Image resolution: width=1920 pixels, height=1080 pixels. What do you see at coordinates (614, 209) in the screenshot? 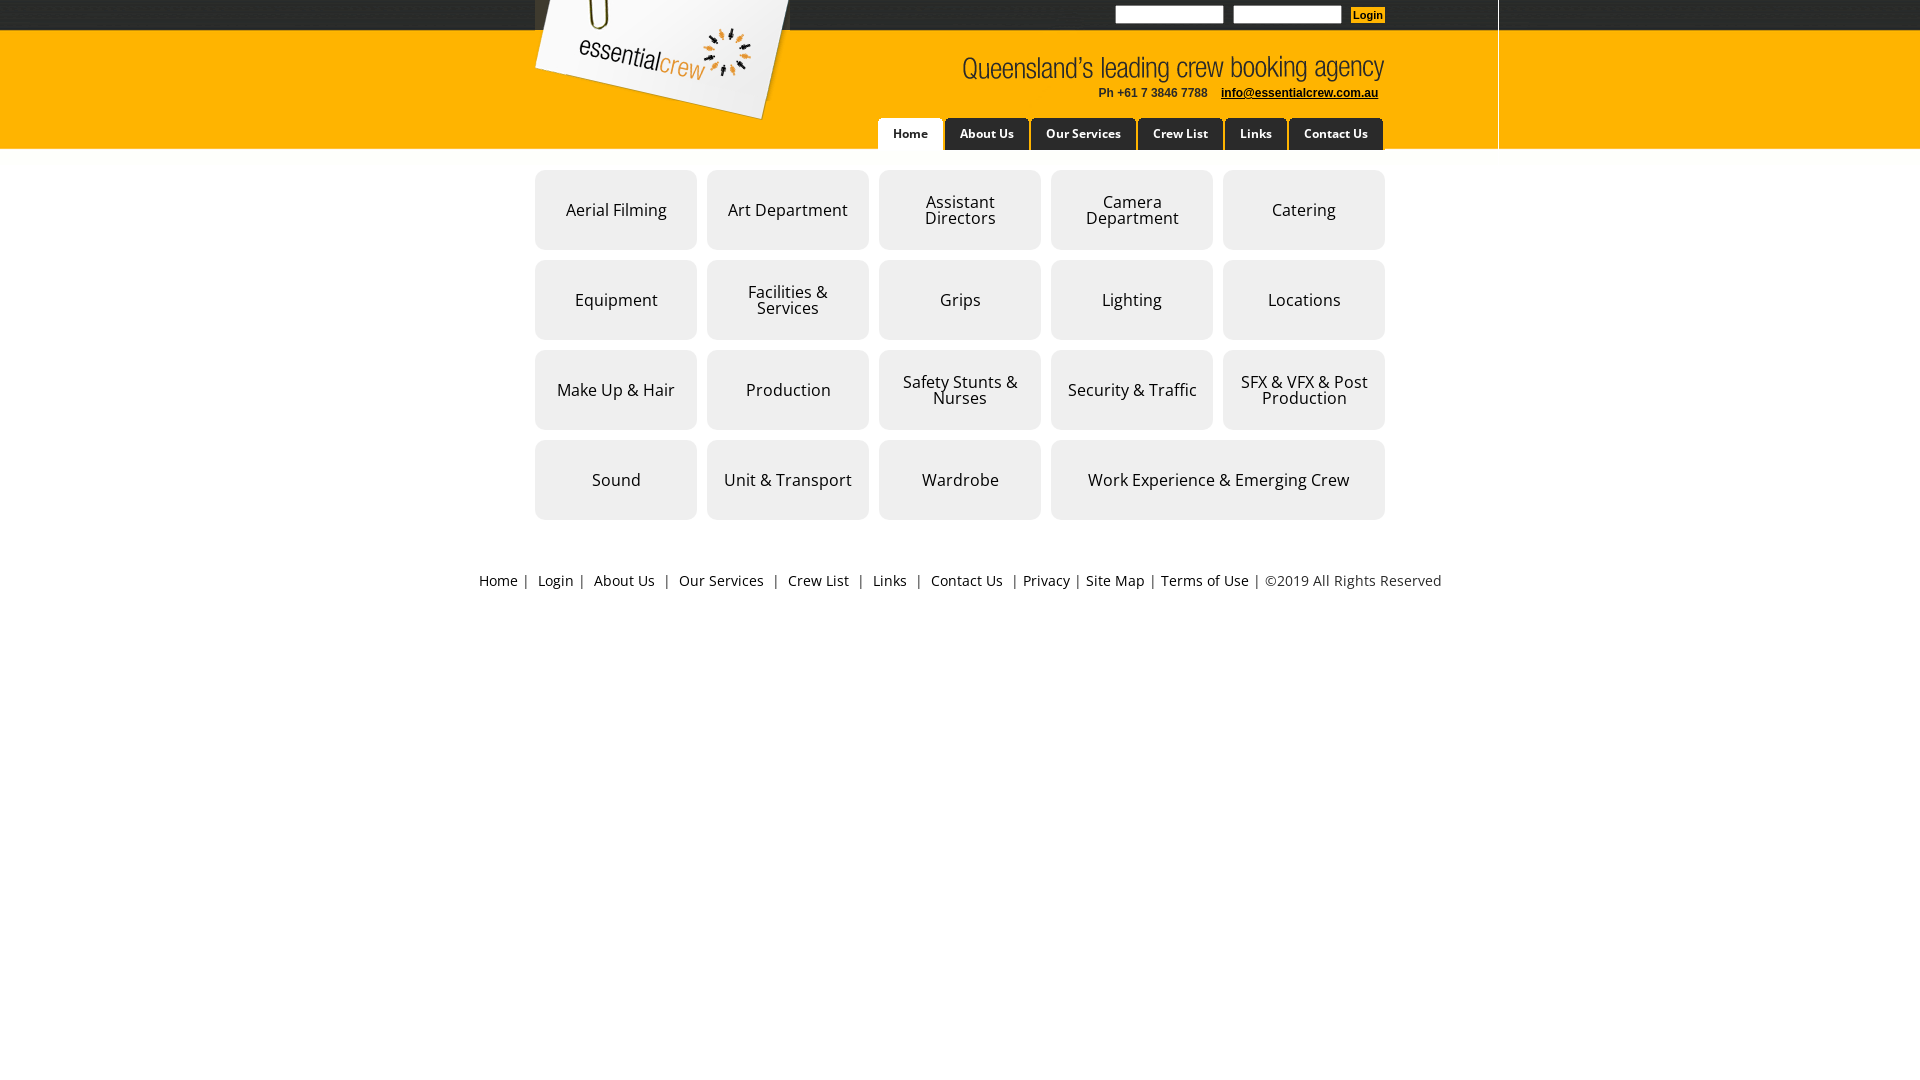
I see `'Aerial Filming'` at bounding box center [614, 209].